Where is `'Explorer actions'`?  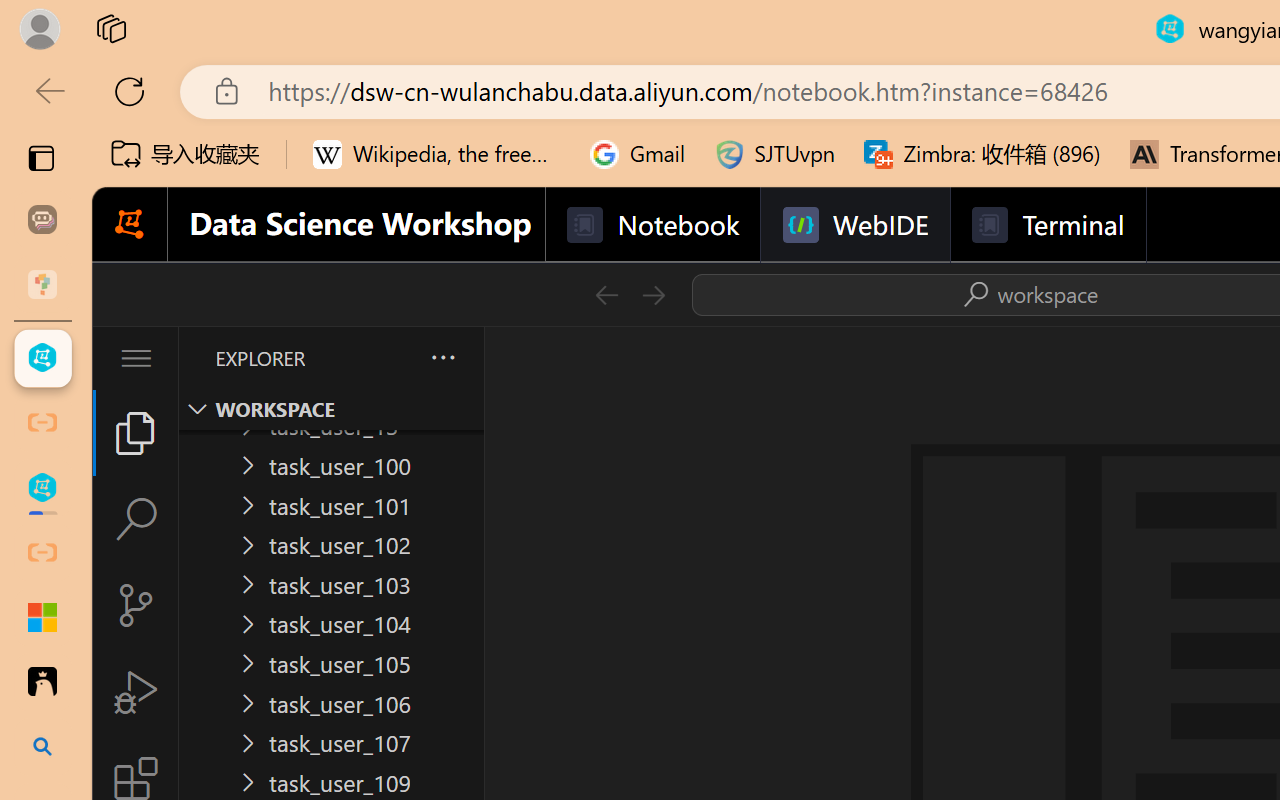 'Explorer actions' is located at coordinates (391, 358).